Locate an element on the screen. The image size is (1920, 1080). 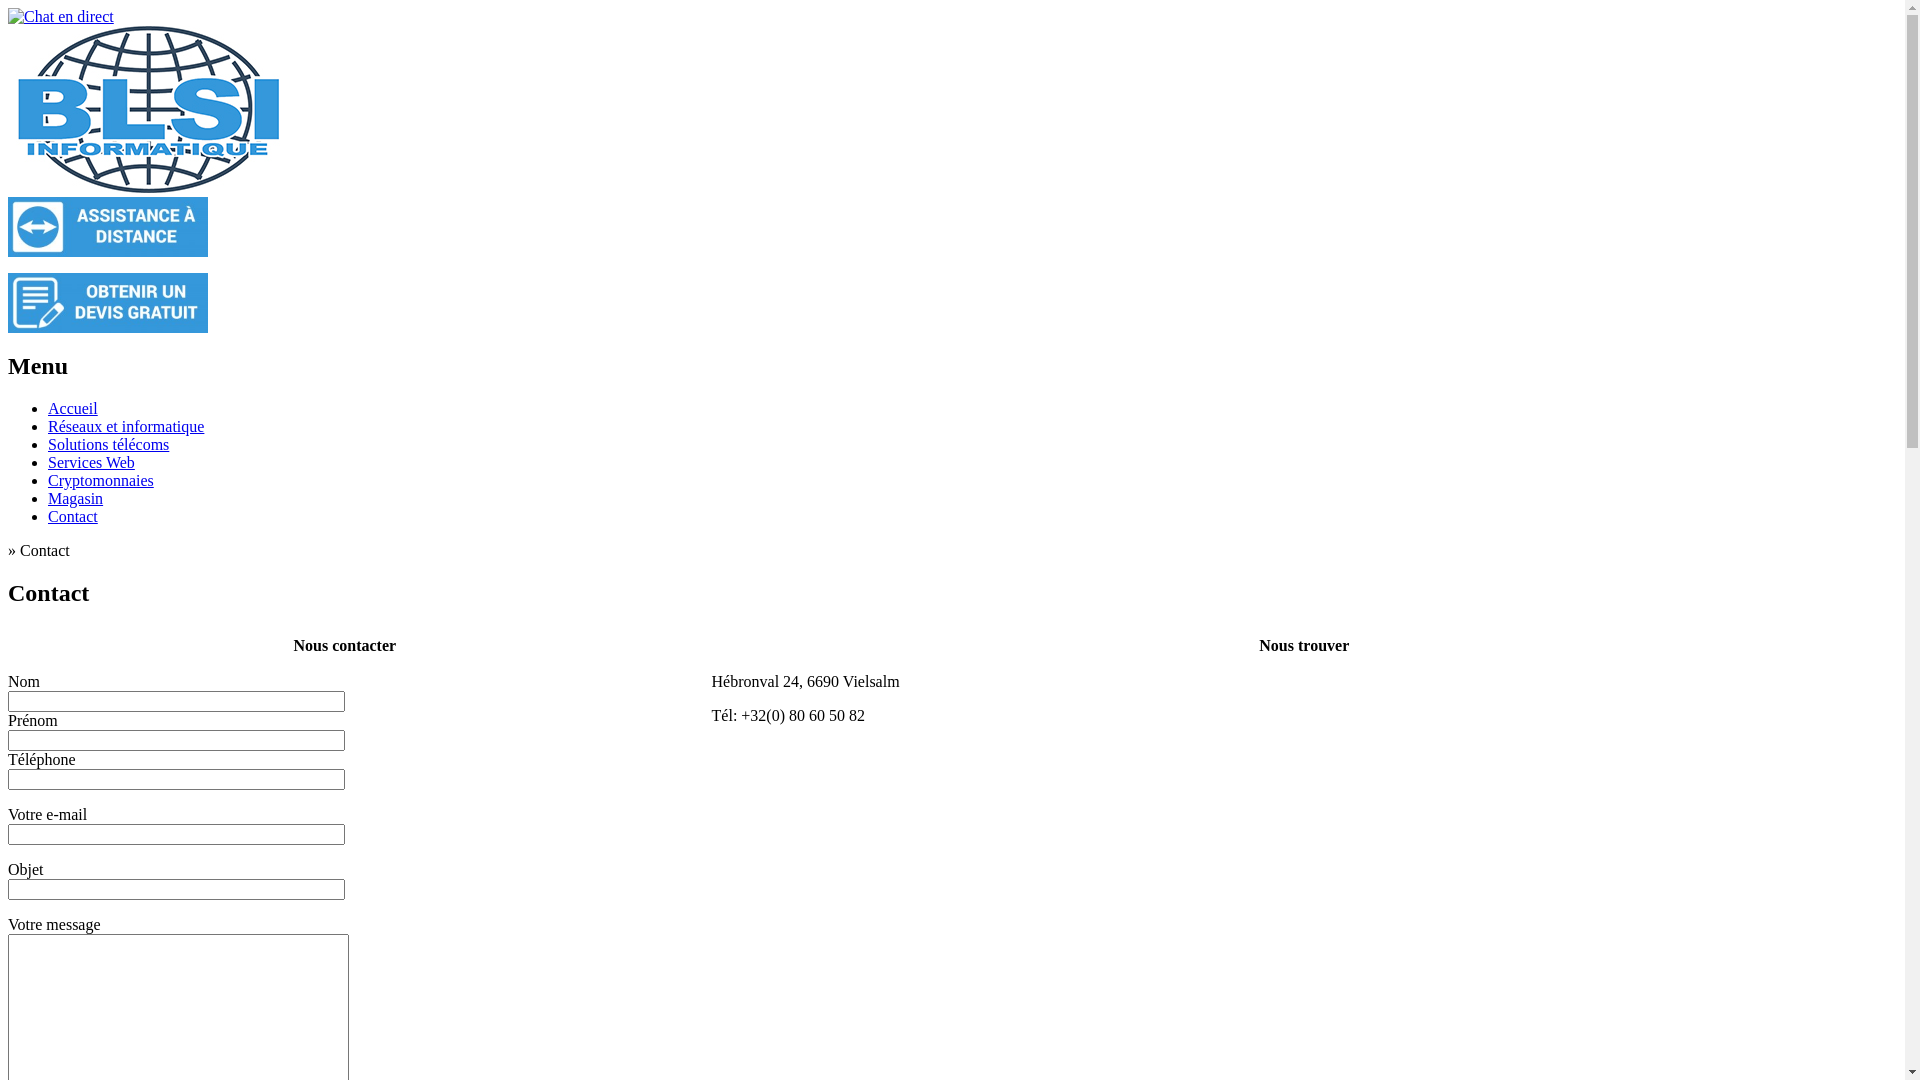
'Services Web' is located at coordinates (90, 462).